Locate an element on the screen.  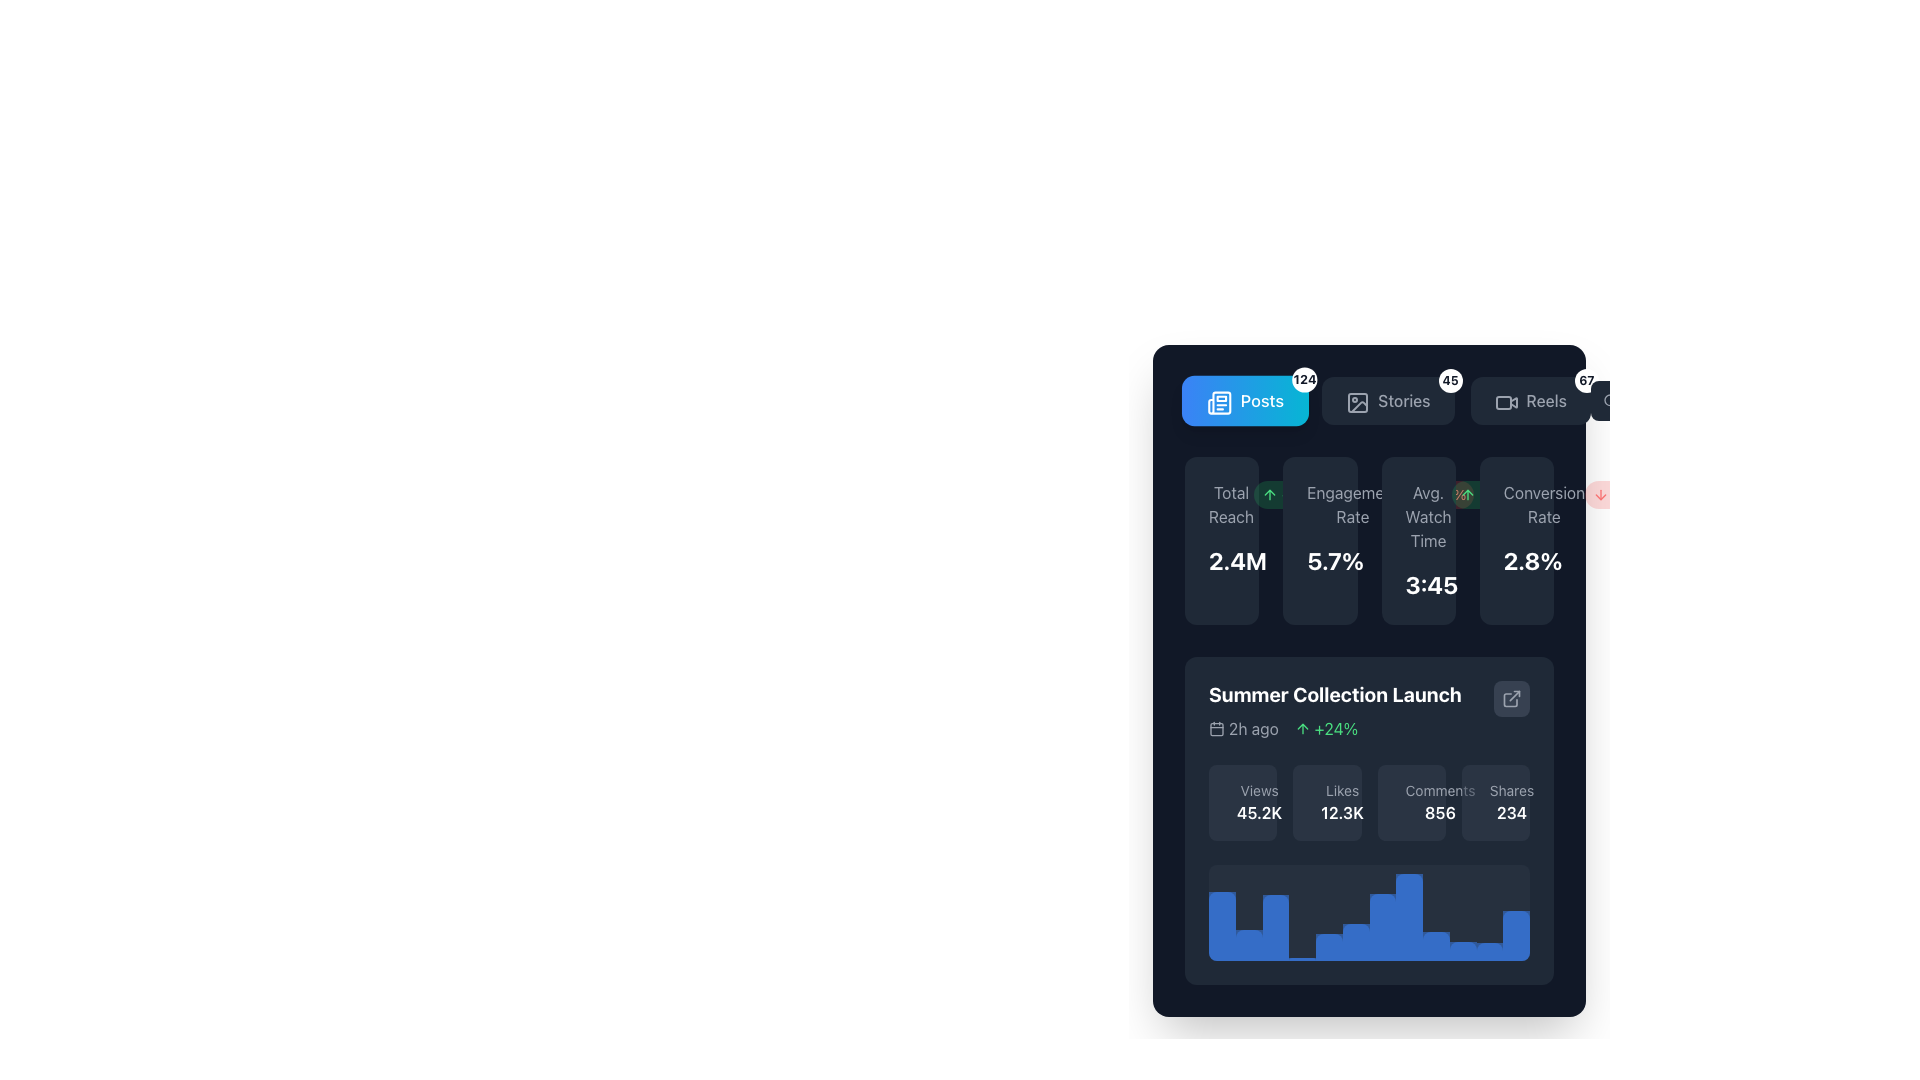
the Text with icon indicator that displays a positive percentage change related to the 'Summer Collection Launch' section, located adjacent to the text '2h ago' is located at coordinates (1326, 729).